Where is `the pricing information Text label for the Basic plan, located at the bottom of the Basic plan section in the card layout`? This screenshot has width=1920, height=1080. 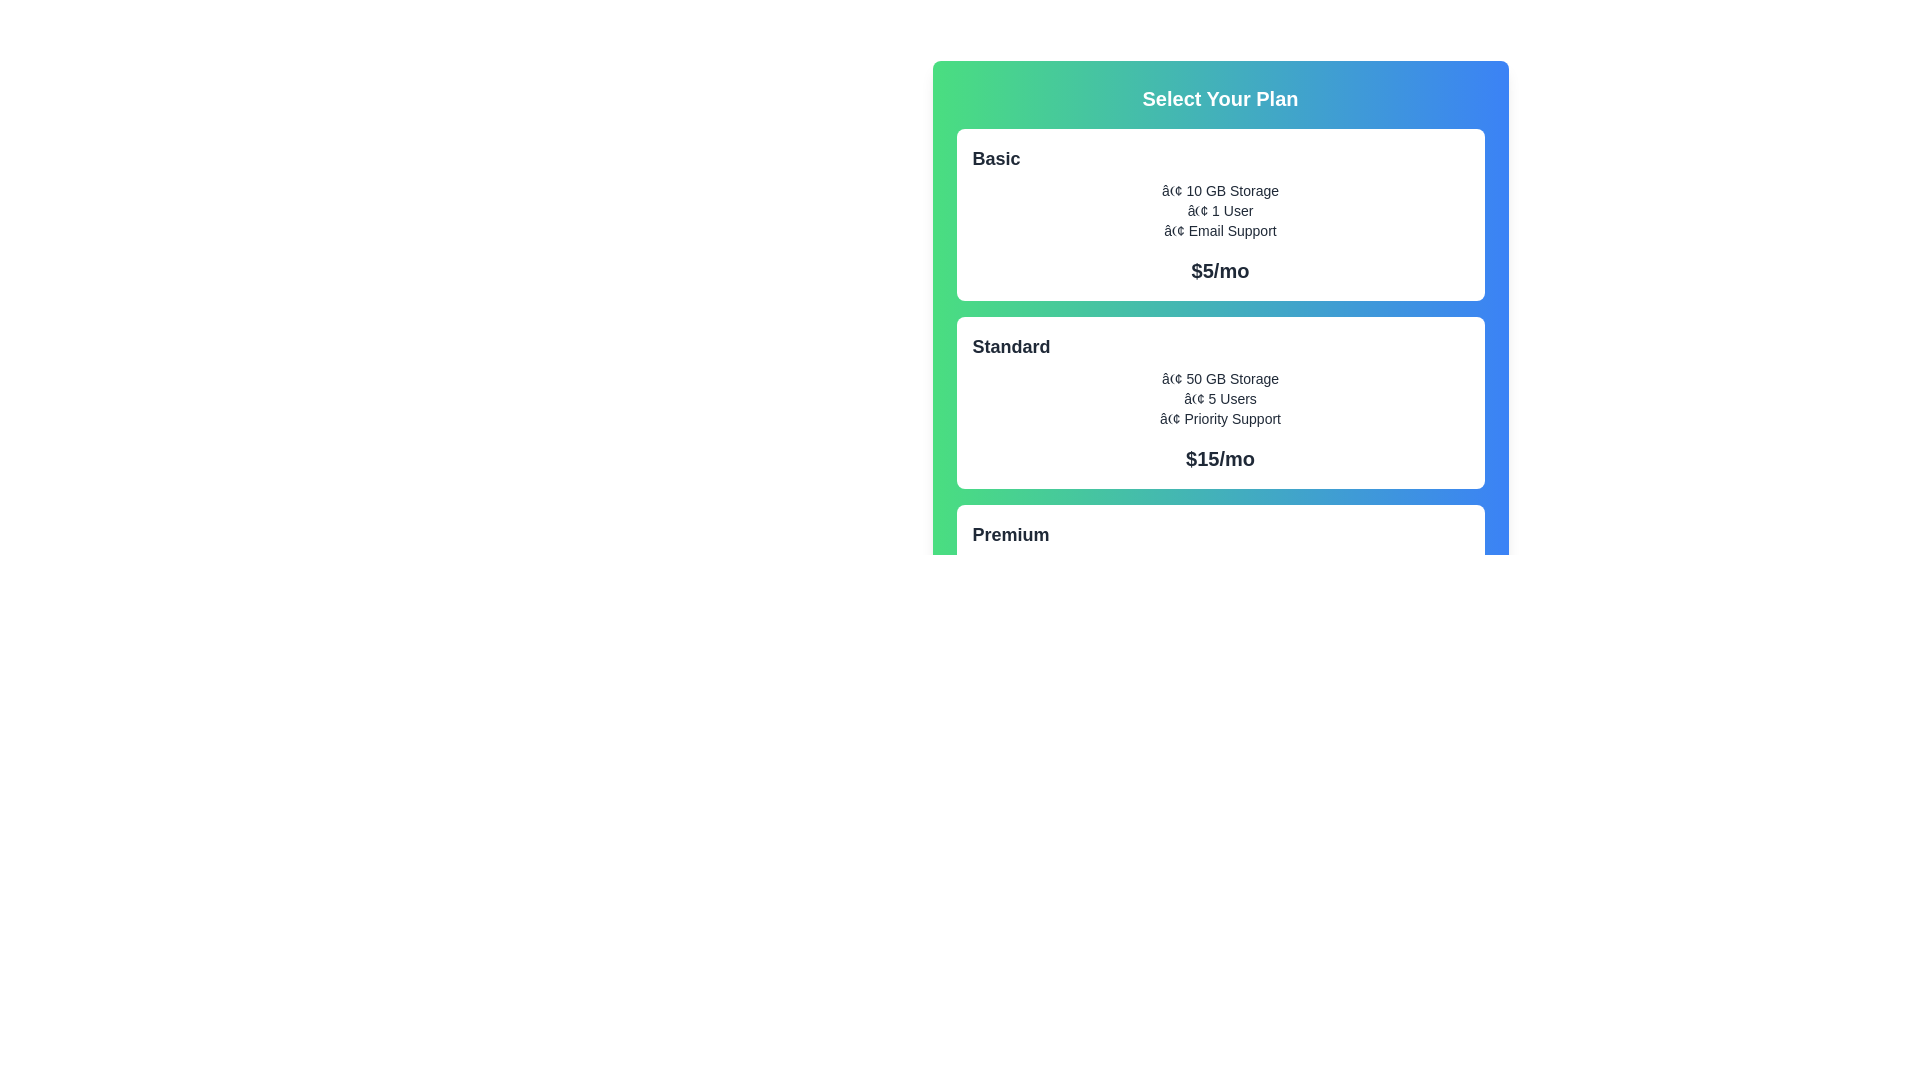 the pricing information Text label for the Basic plan, located at the bottom of the Basic plan section in the card layout is located at coordinates (1219, 270).